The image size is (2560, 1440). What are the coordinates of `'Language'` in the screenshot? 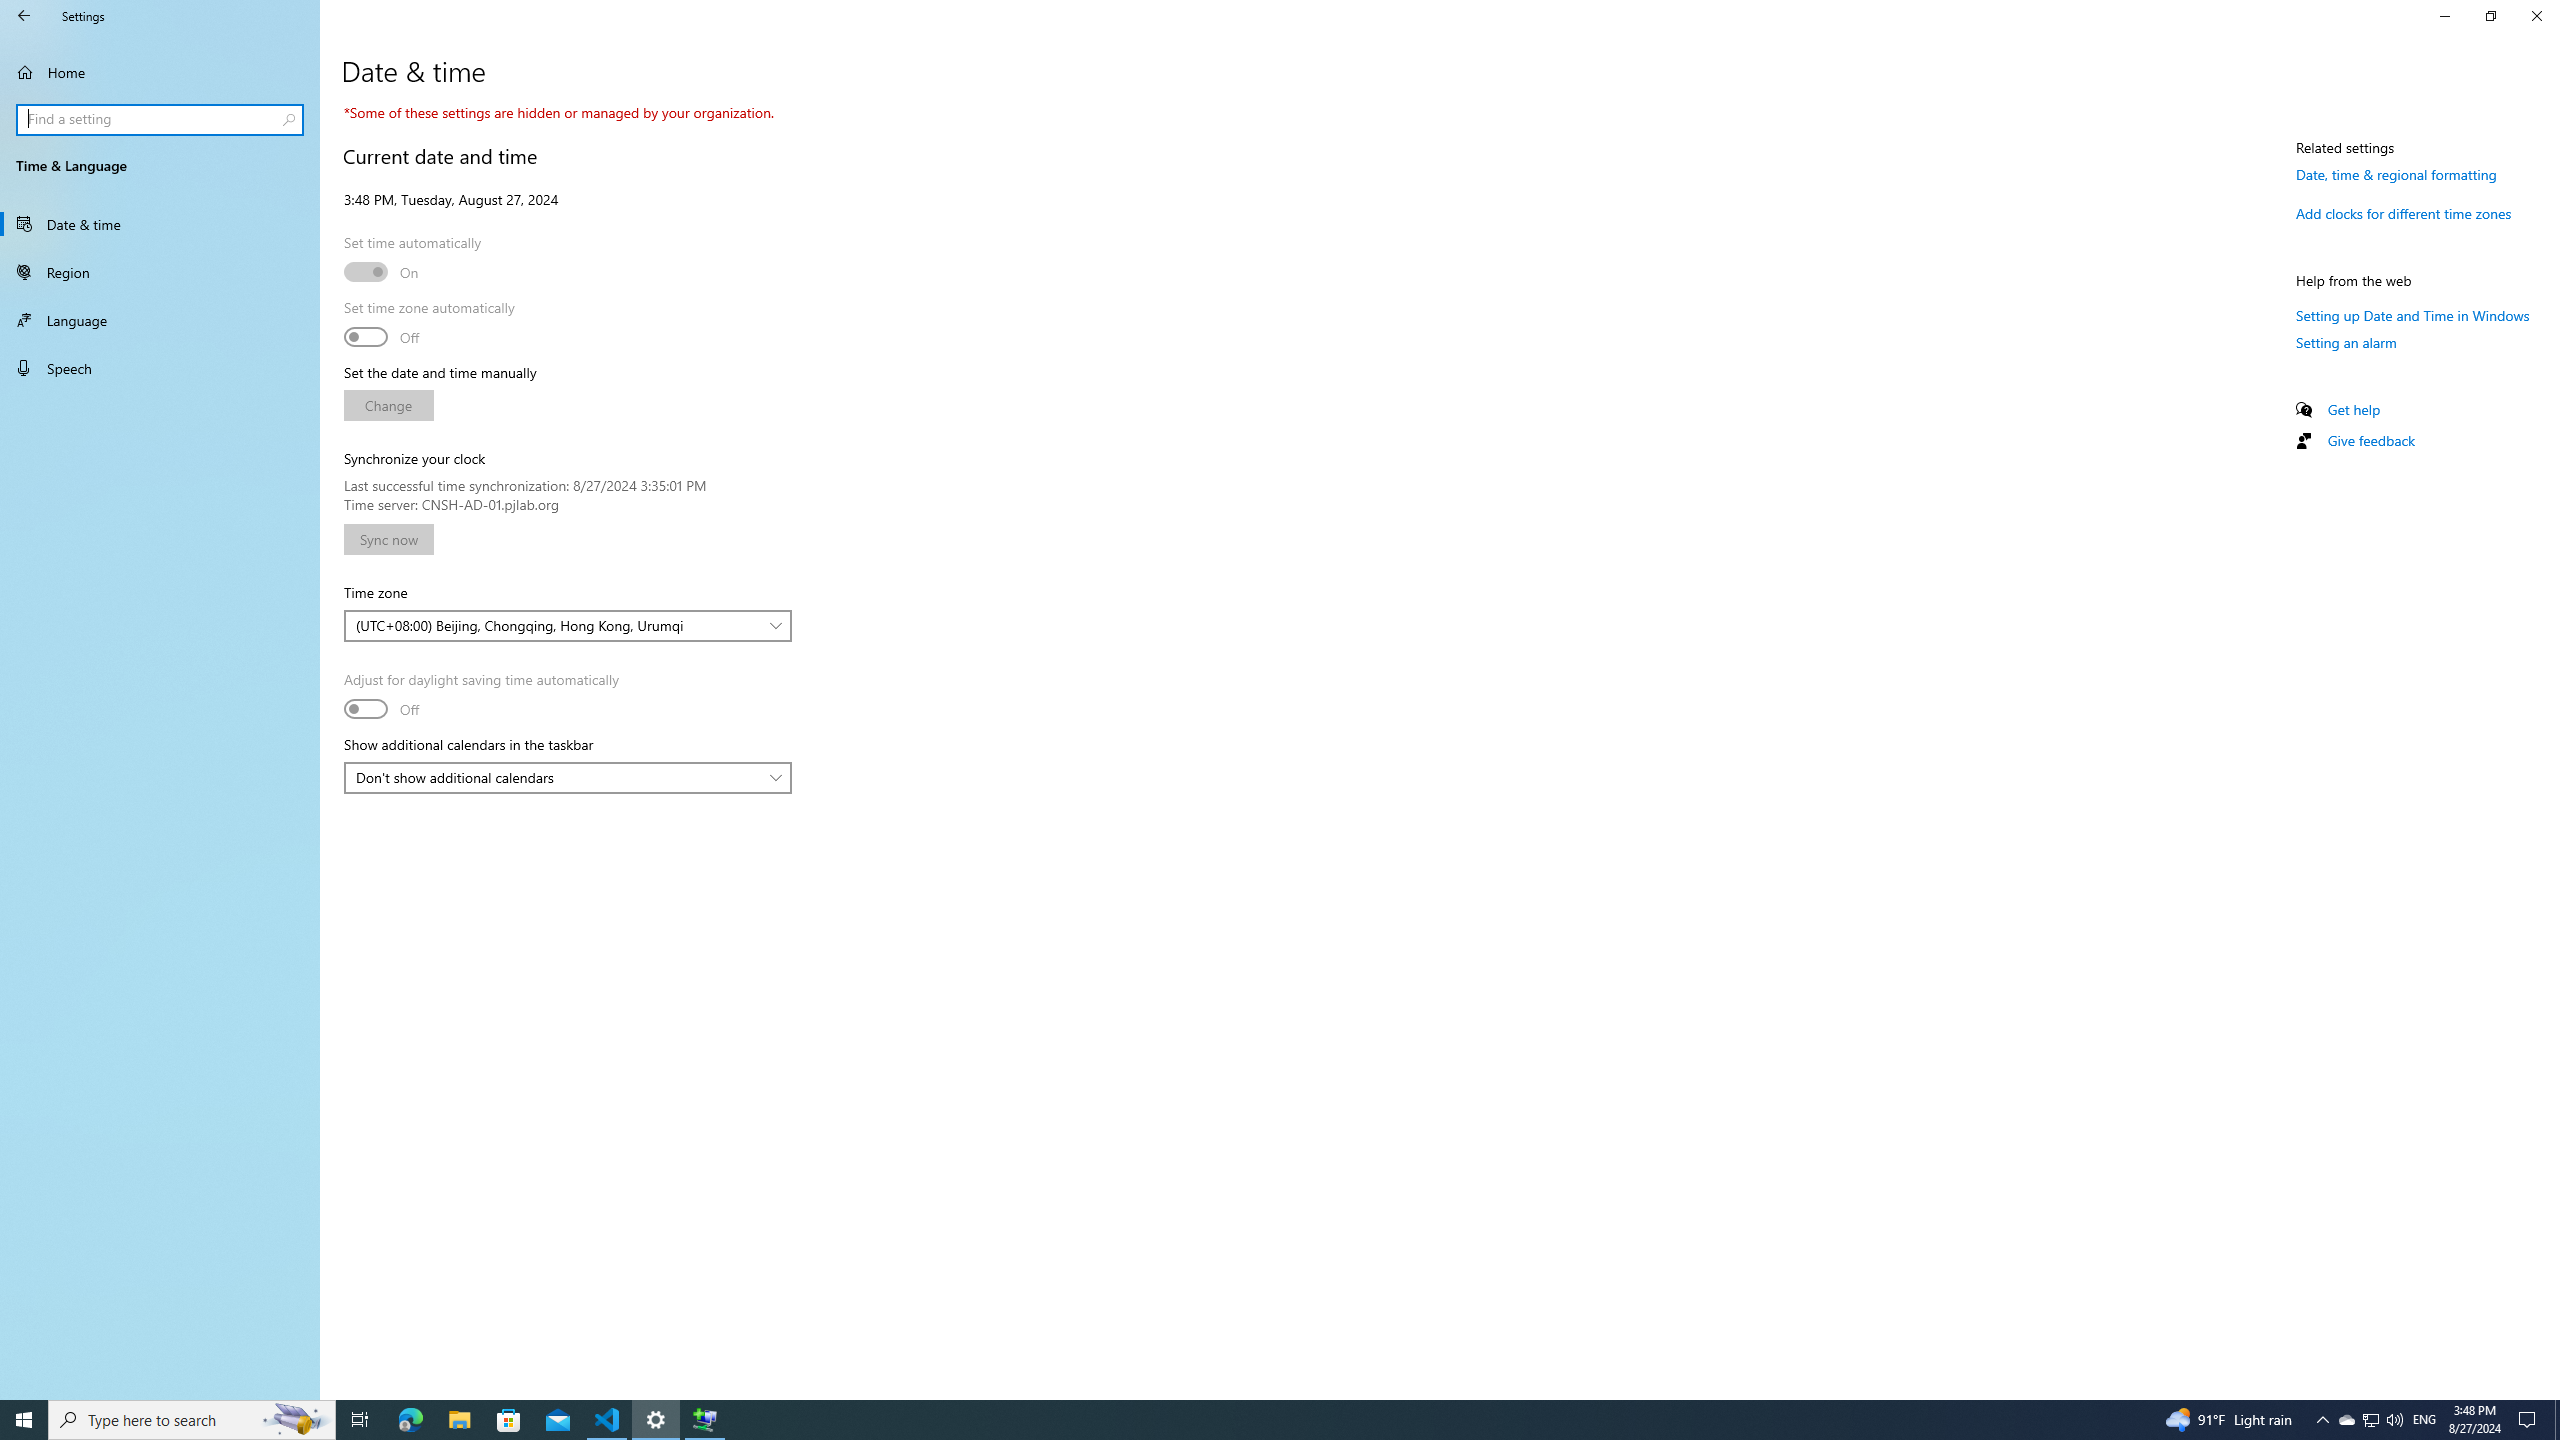 It's located at (159, 319).